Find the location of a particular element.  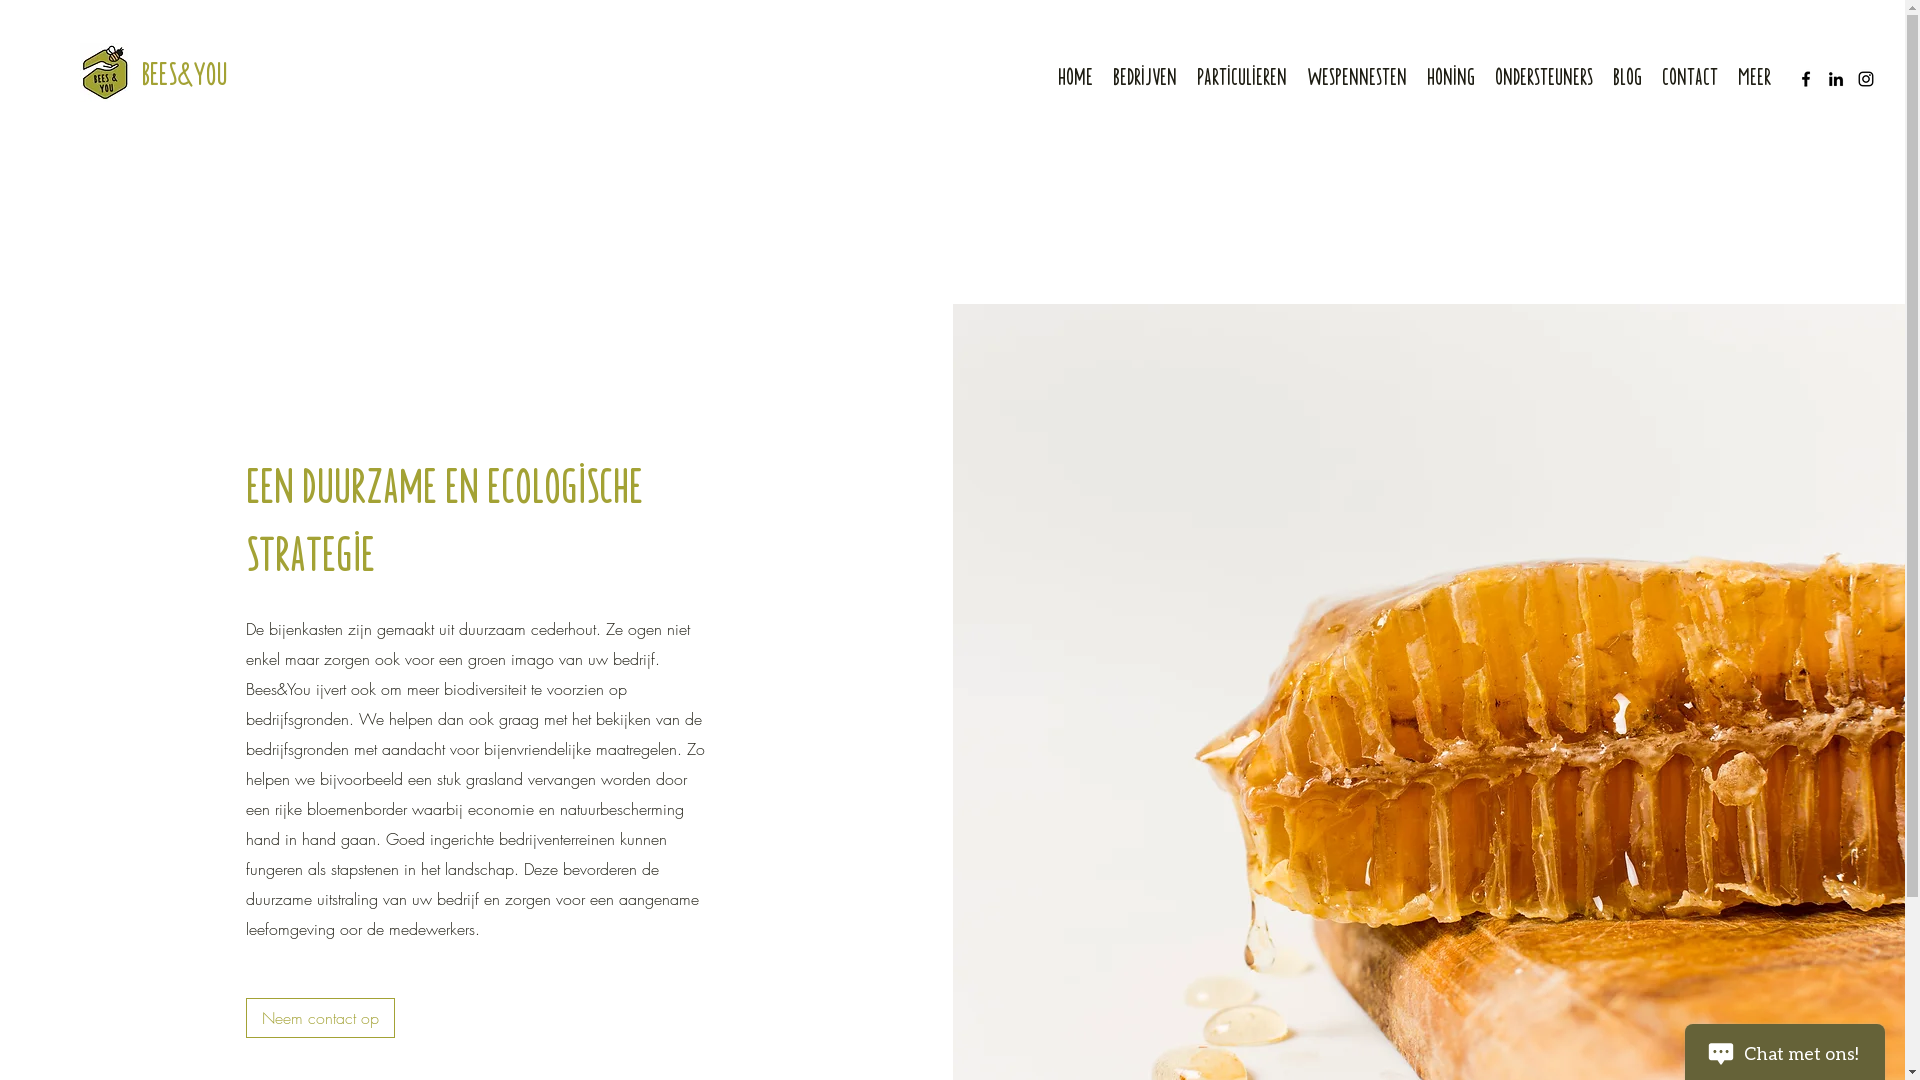

'Wespennesten' is located at coordinates (1357, 74).